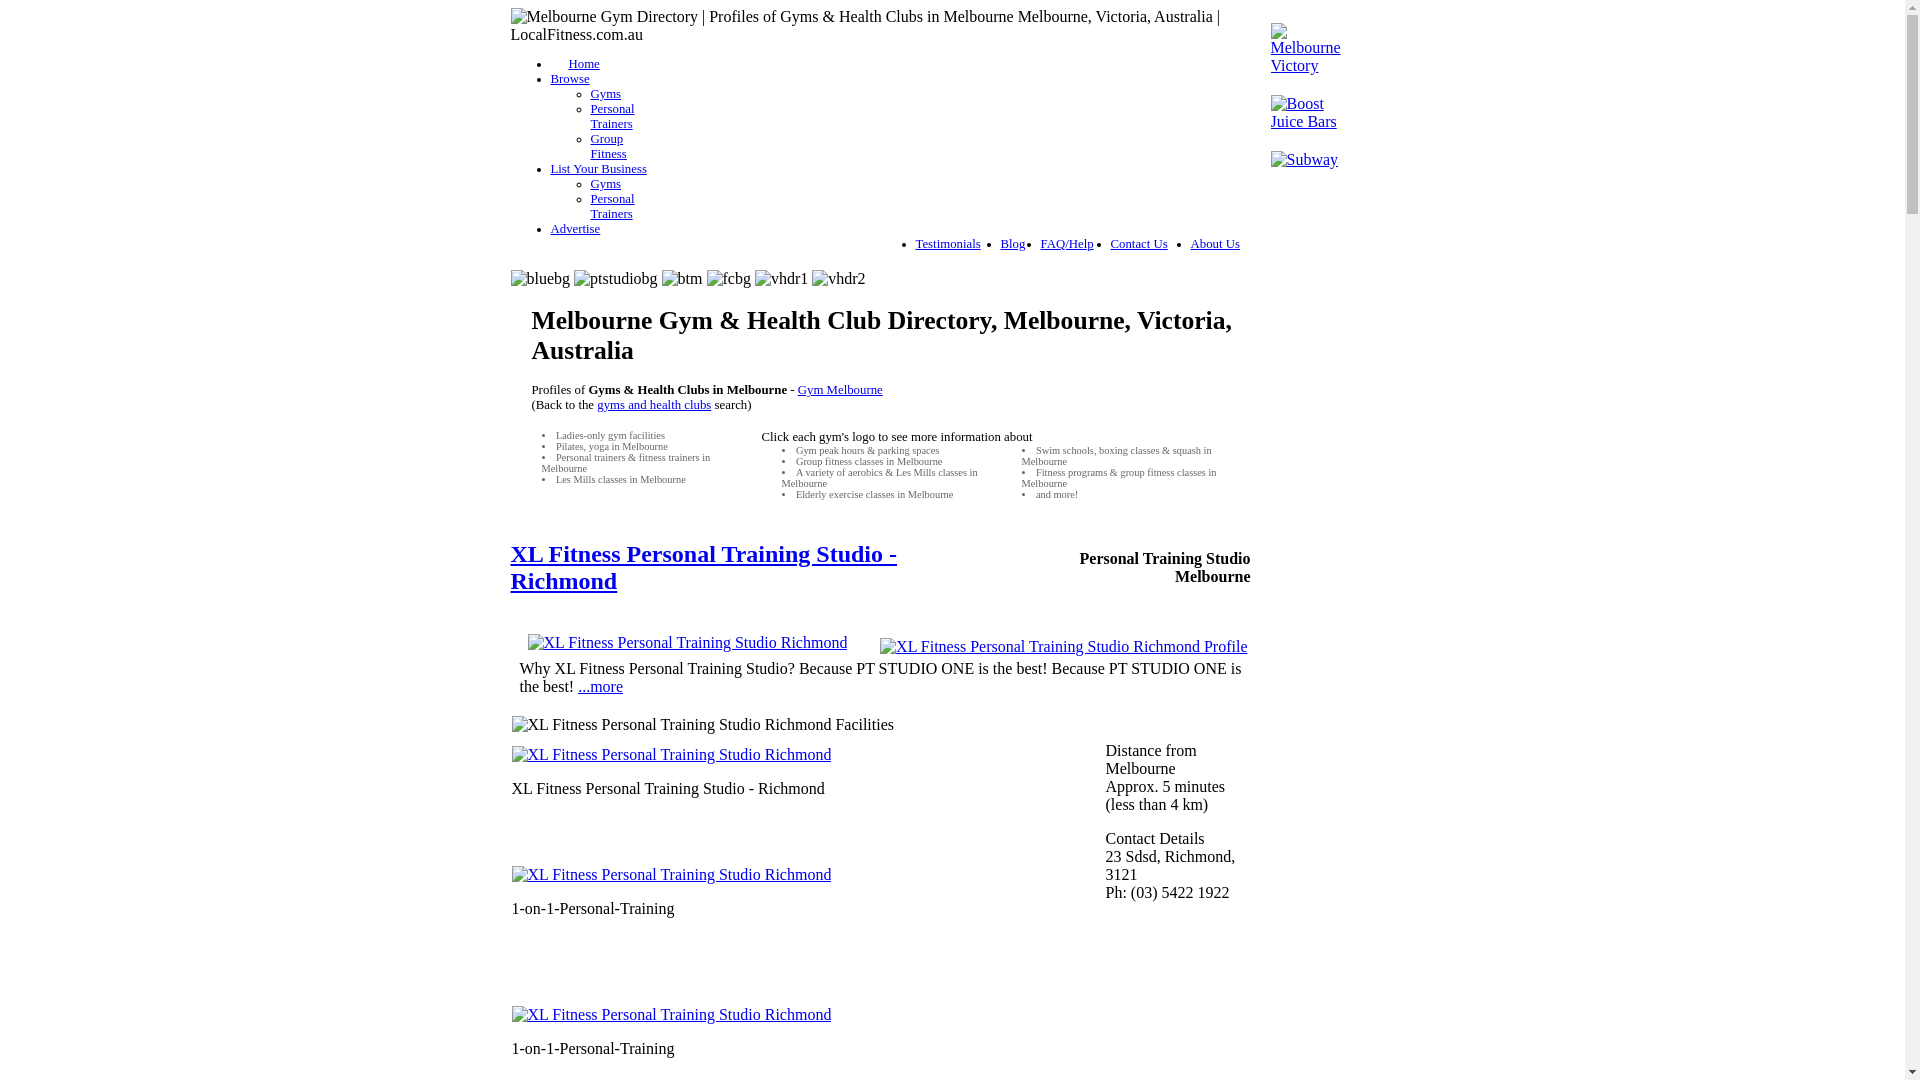 The height and width of the screenshot is (1080, 1920). I want to click on 'List Your Business', so click(597, 168).